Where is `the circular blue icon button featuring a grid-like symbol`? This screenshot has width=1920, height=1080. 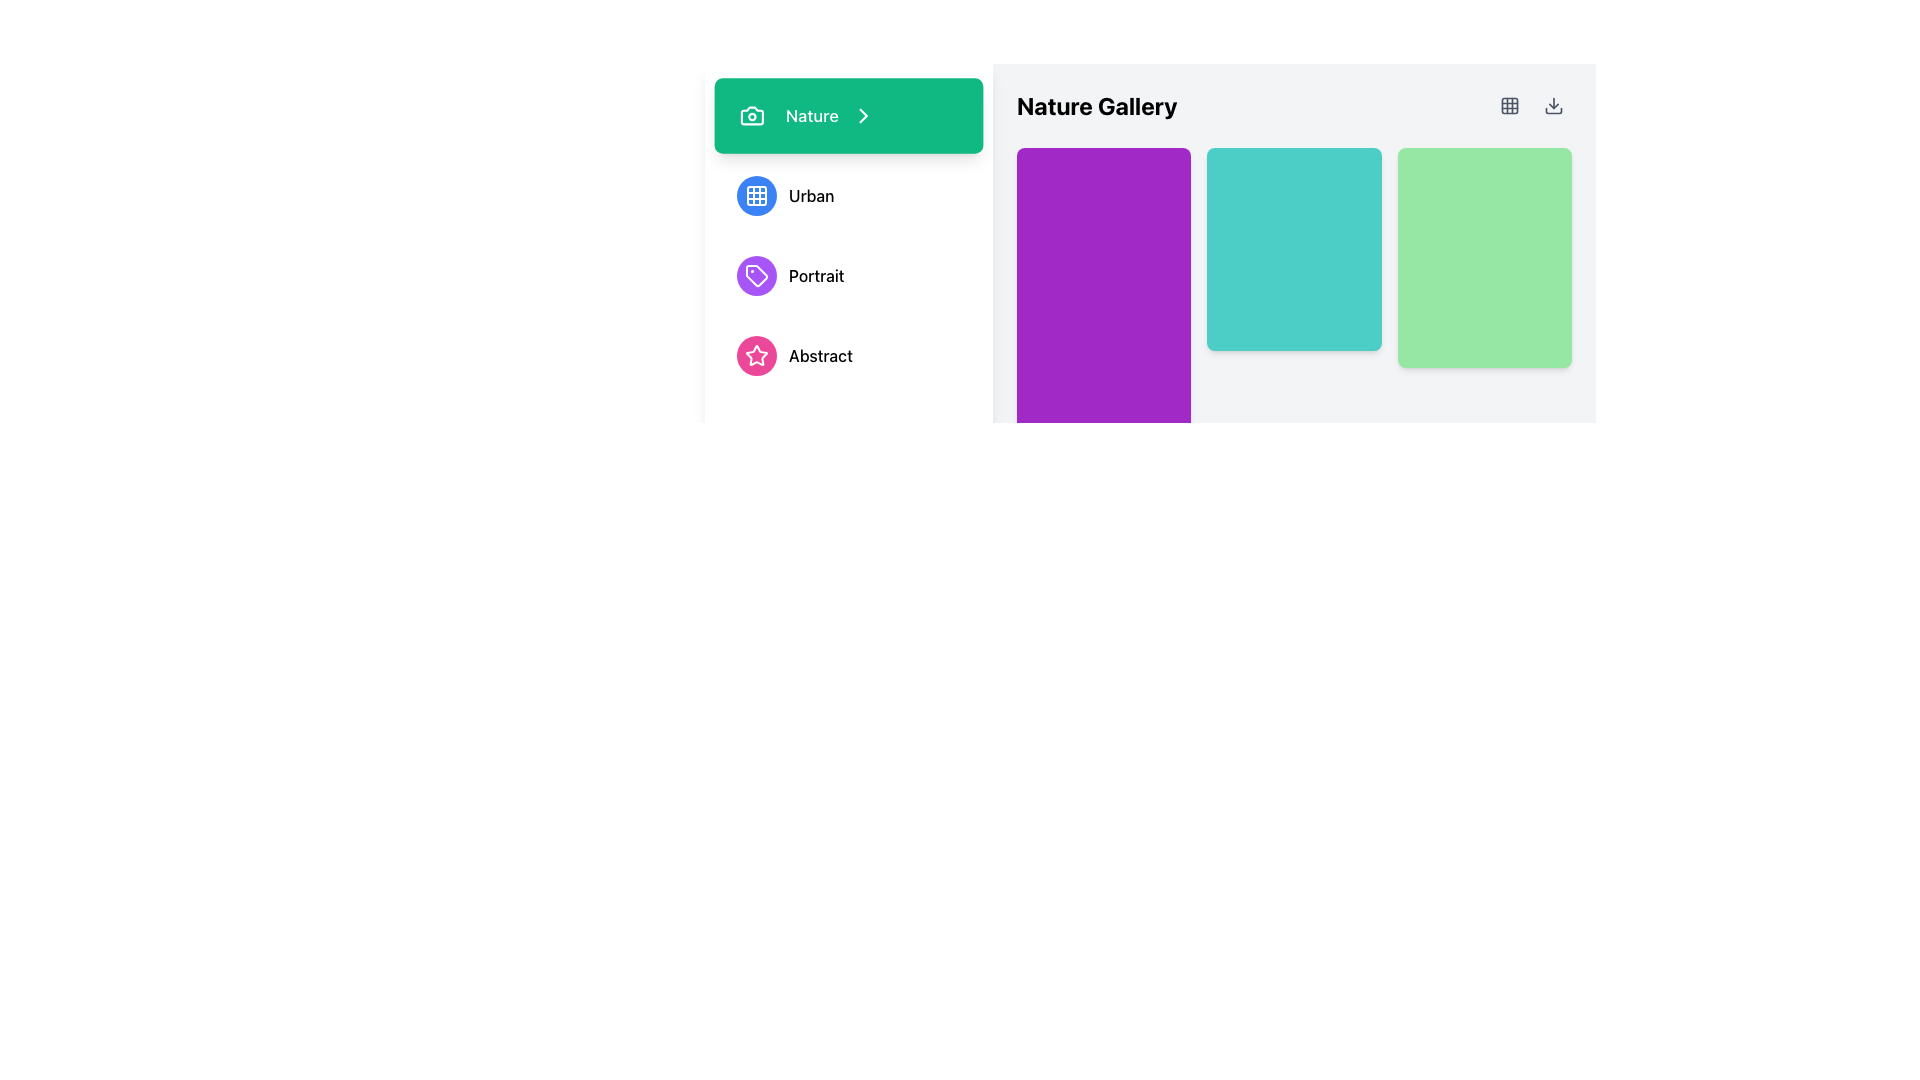
the circular blue icon button featuring a grid-like symbol is located at coordinates (756, 196).